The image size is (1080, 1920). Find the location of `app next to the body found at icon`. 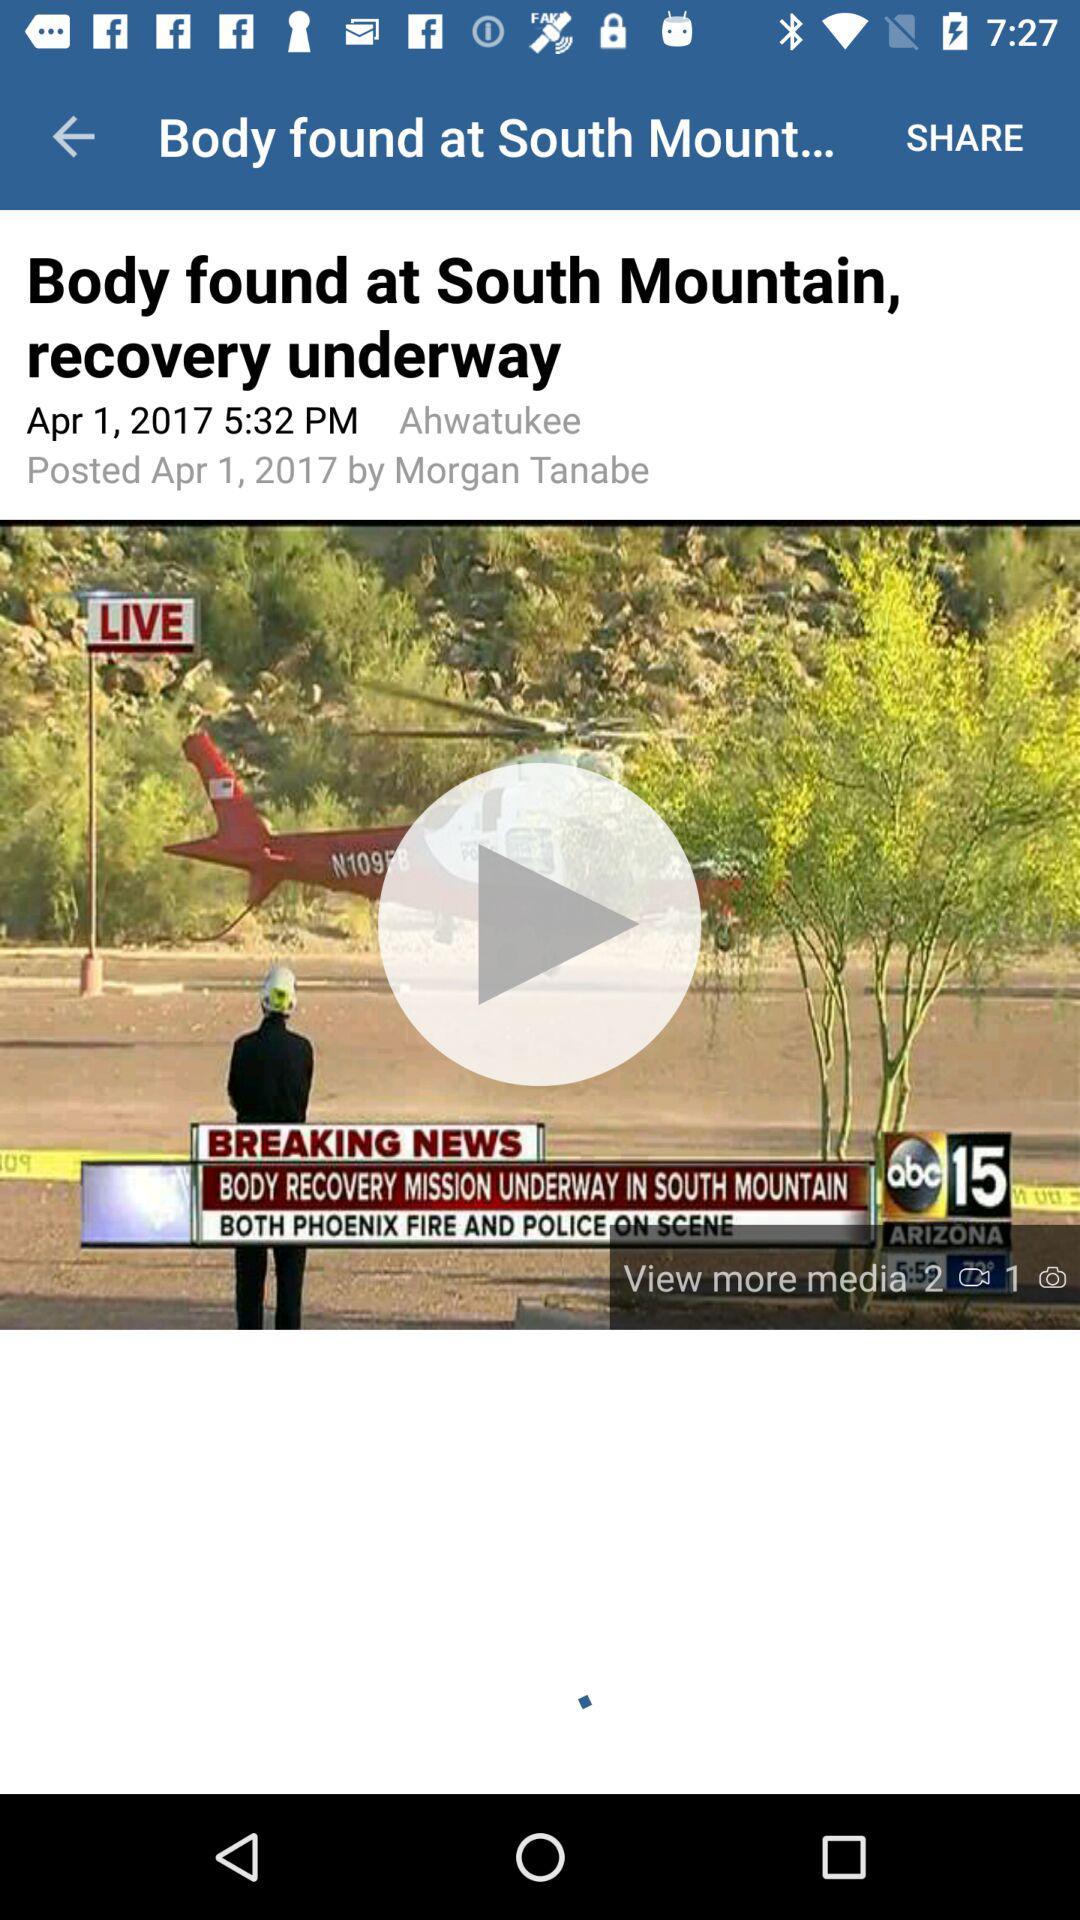

app next to the body found at icon is located at coordinates (963, 135).